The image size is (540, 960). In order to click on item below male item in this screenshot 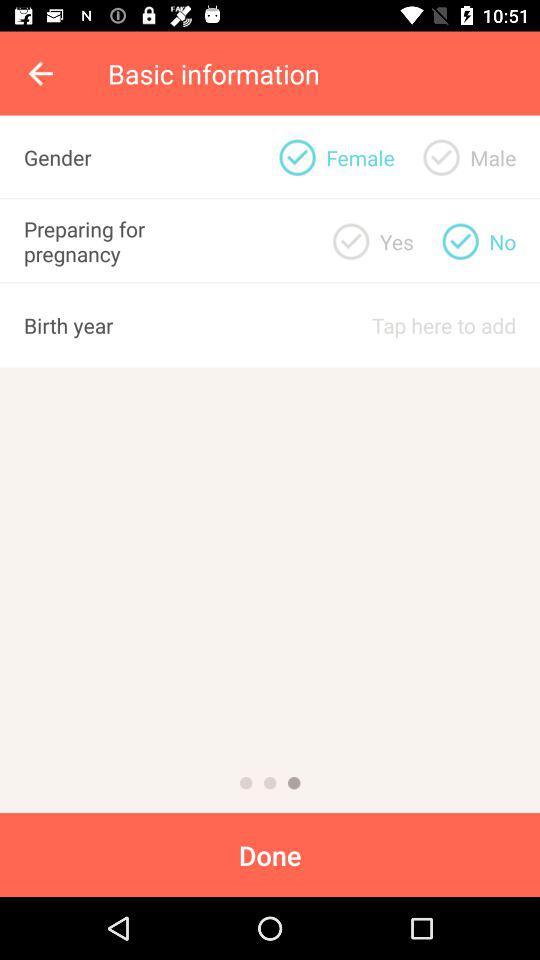, I will do `click(501, 240)`.